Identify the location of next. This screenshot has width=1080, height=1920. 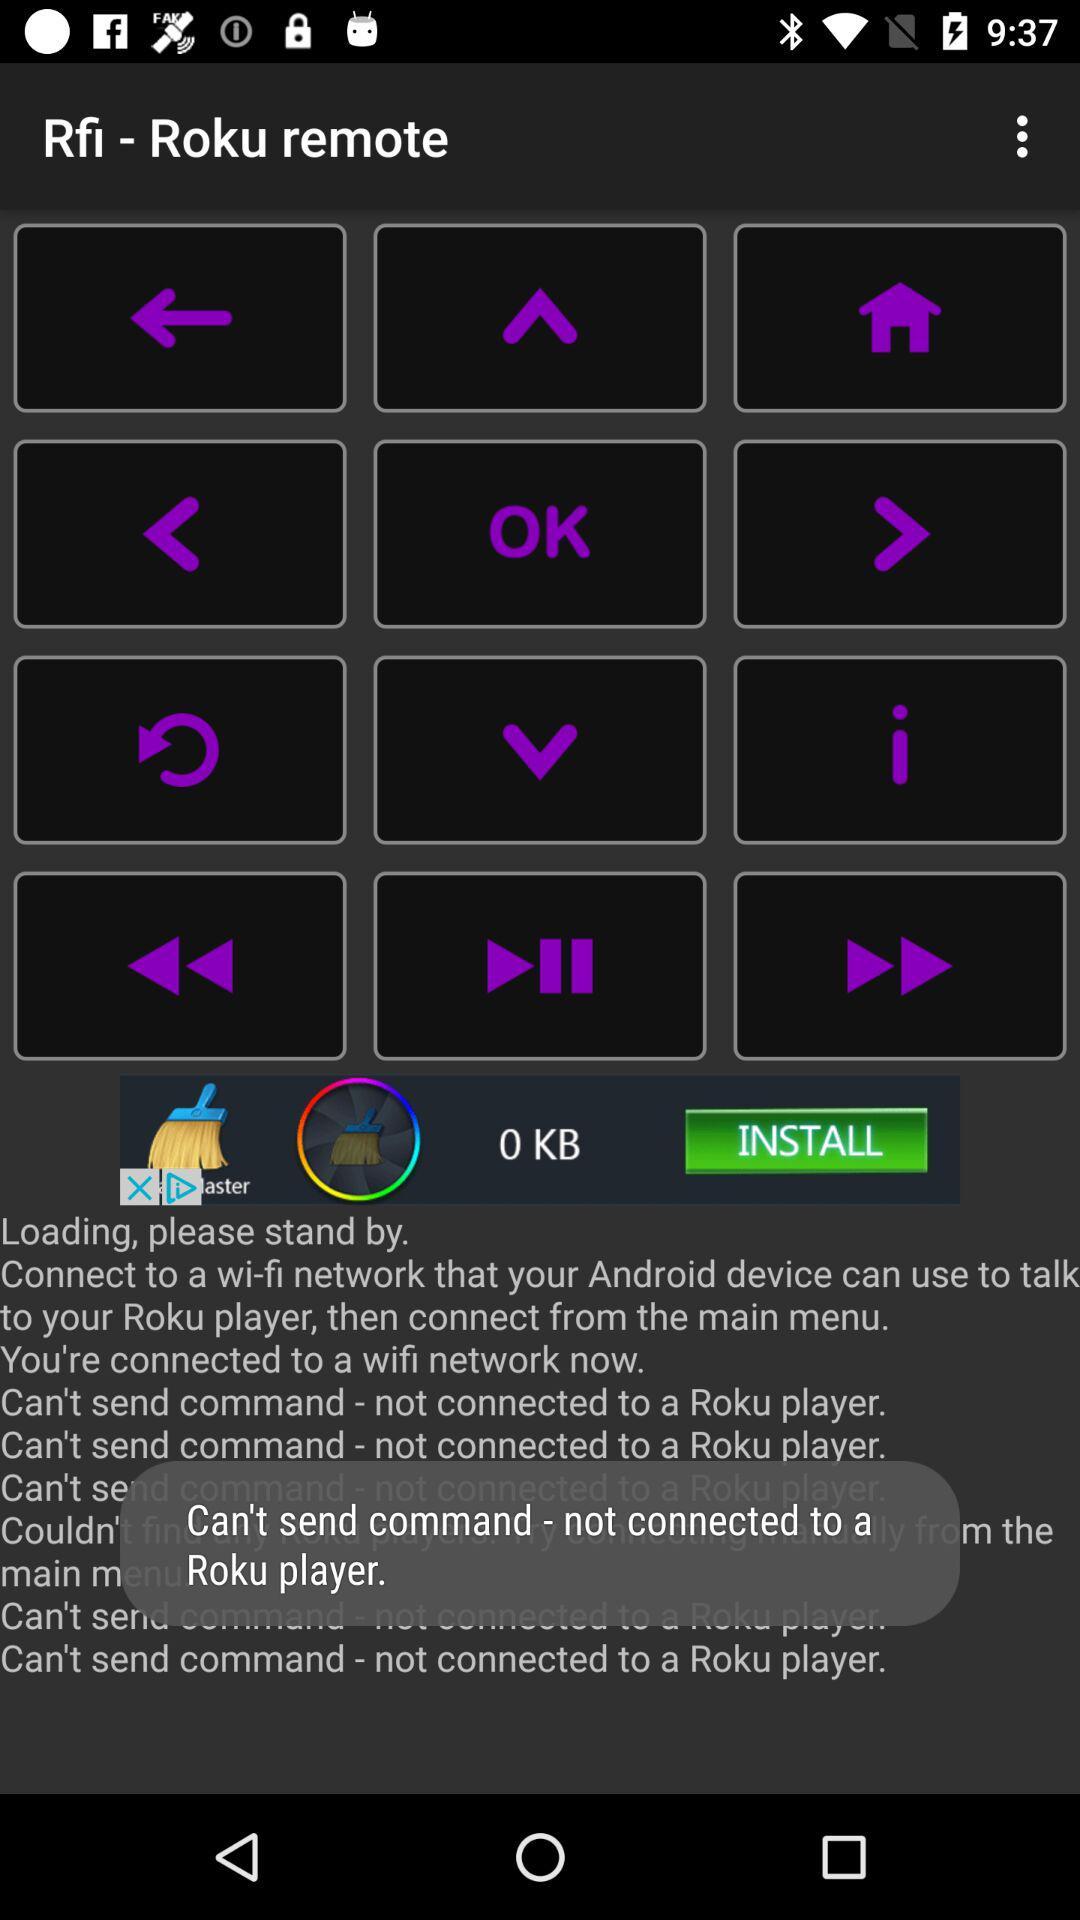
(898, 533).